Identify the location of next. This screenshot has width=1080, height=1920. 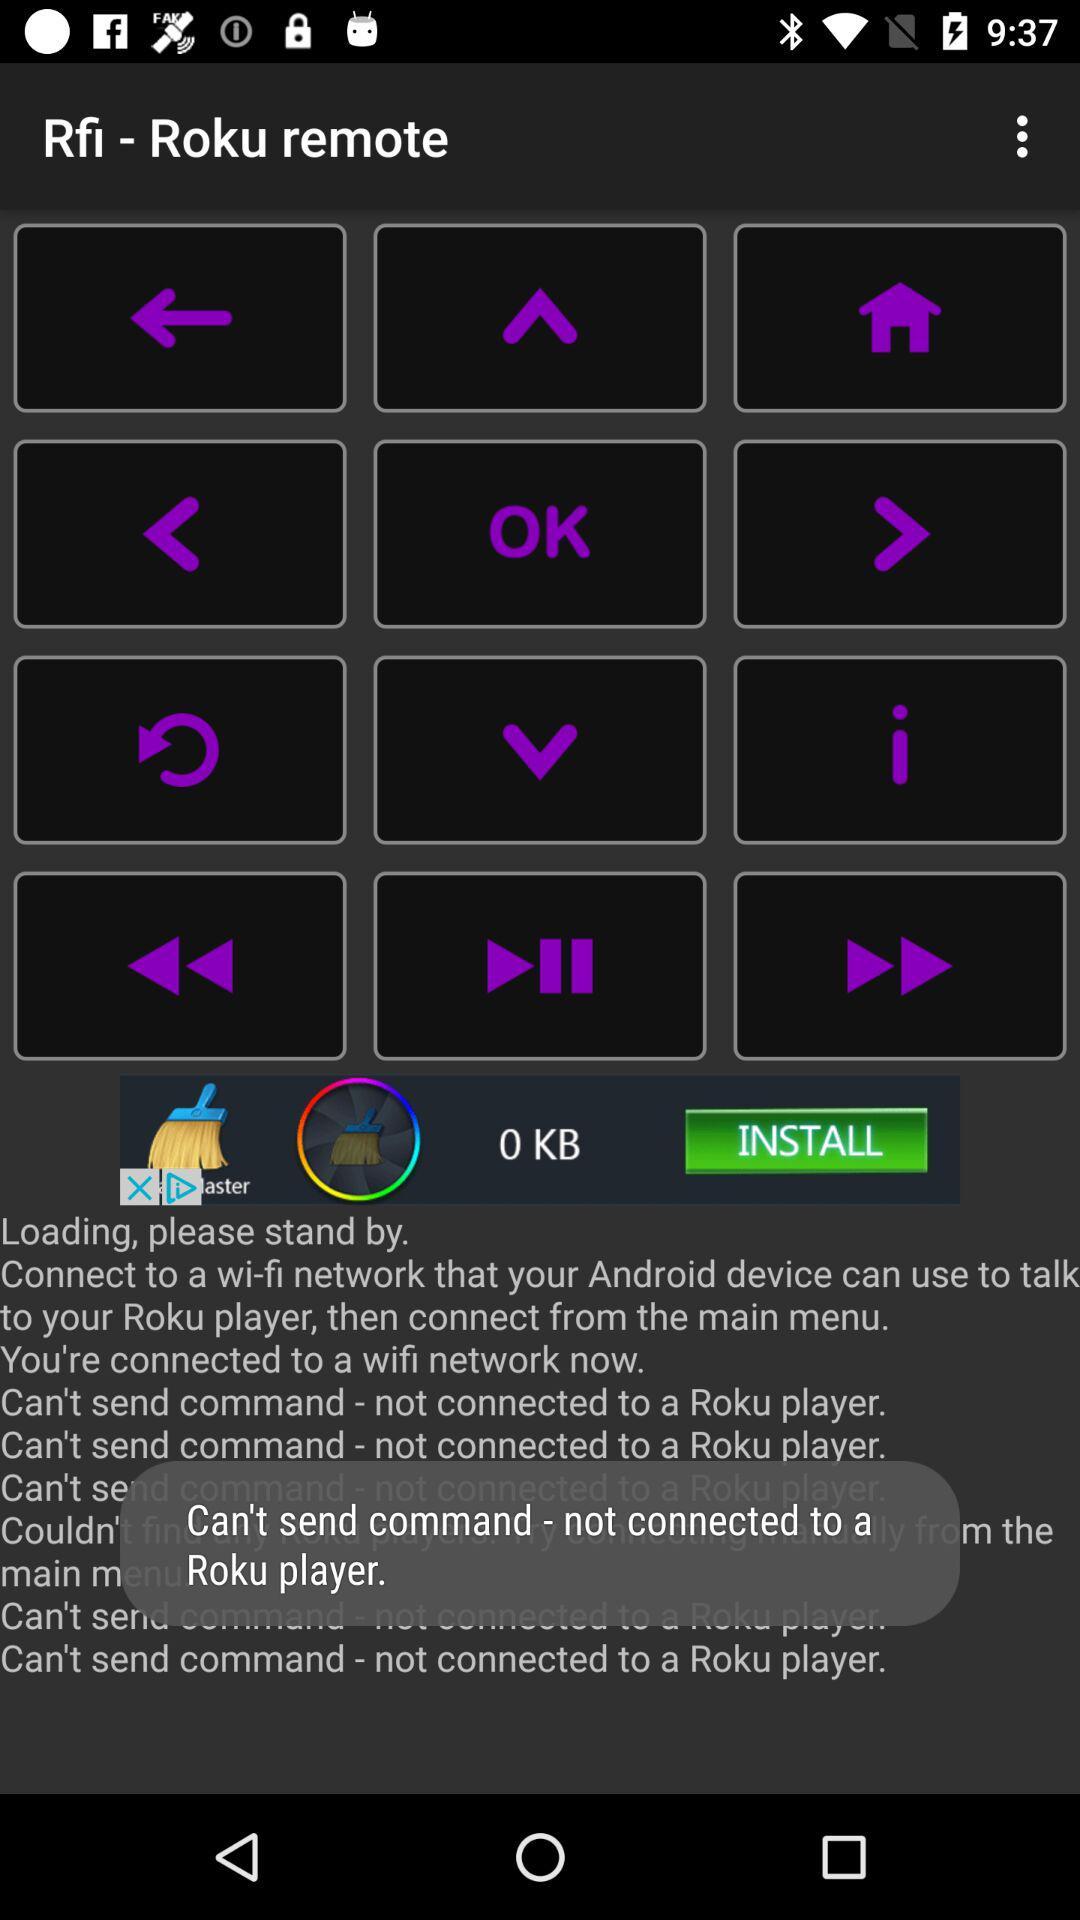
(898, 533).